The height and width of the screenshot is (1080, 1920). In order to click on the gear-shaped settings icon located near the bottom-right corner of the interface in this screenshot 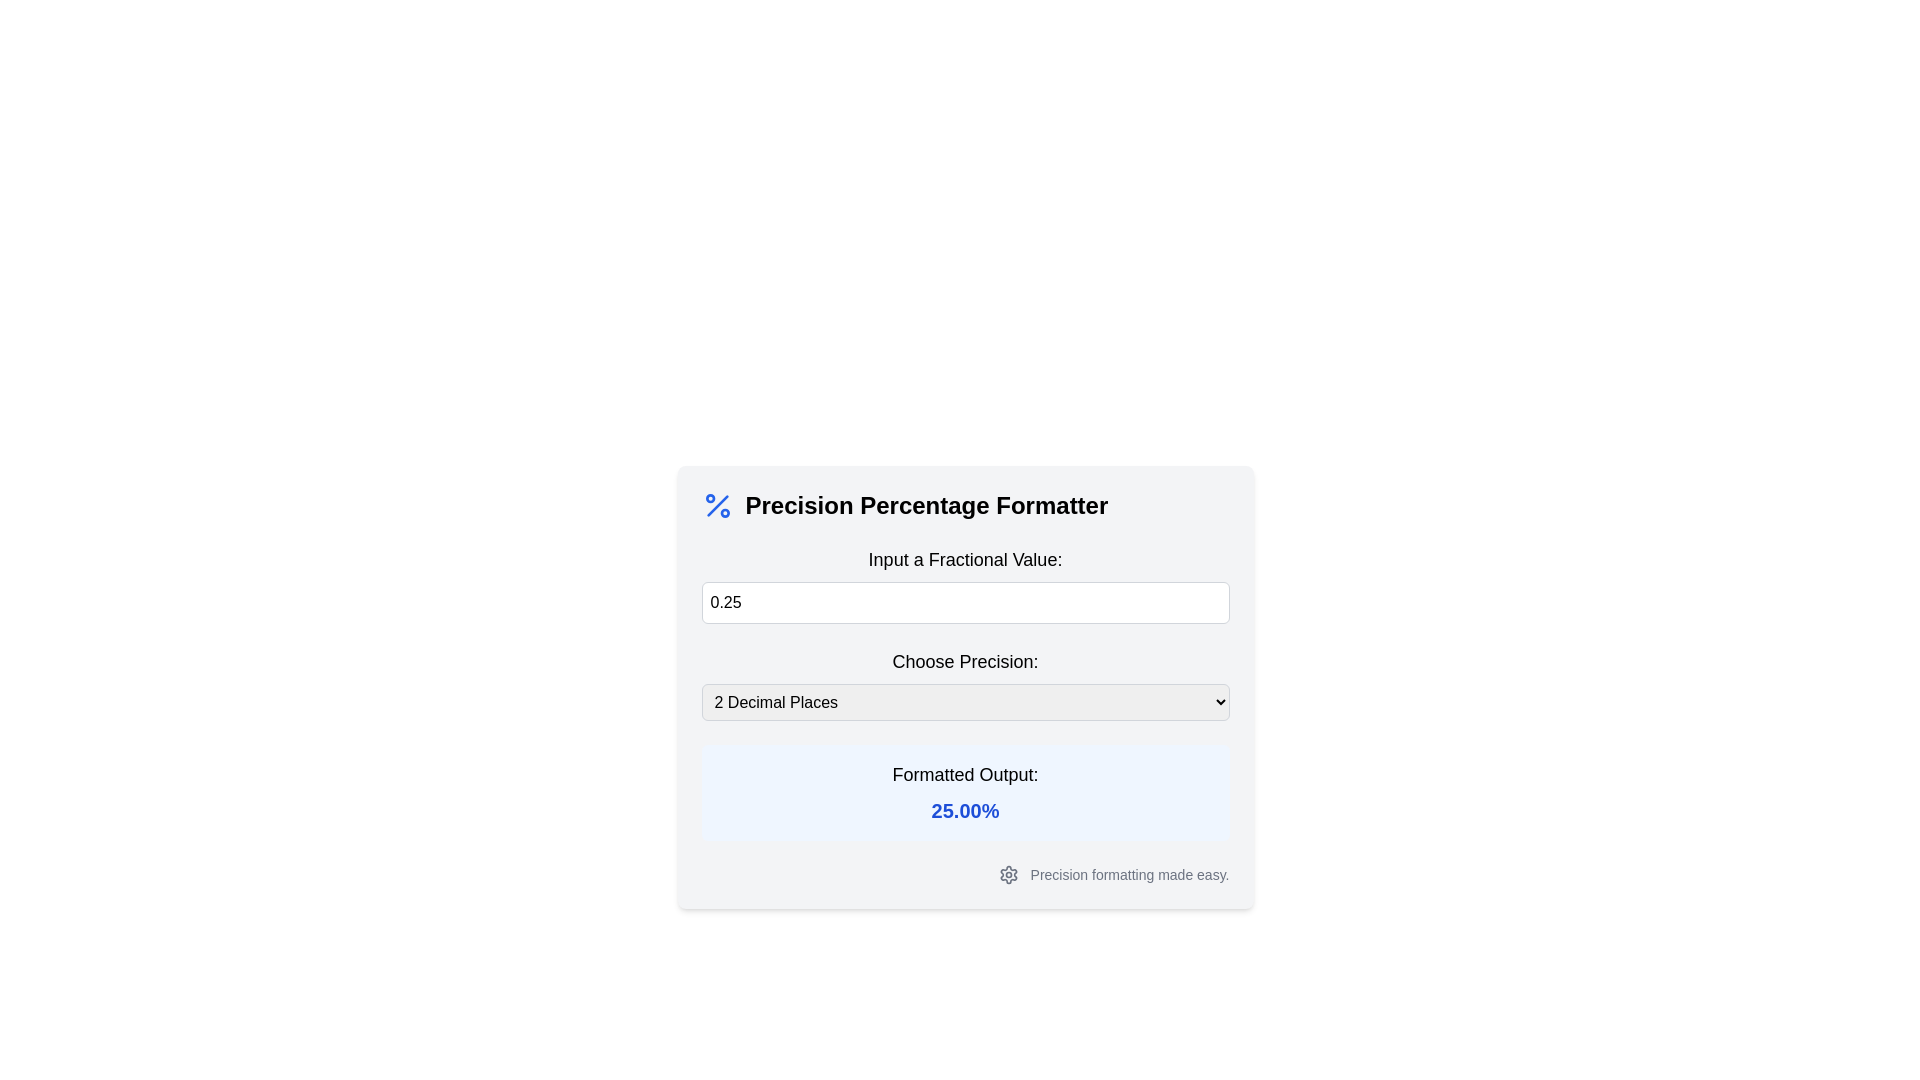, I will do `click(1008, 874)`.